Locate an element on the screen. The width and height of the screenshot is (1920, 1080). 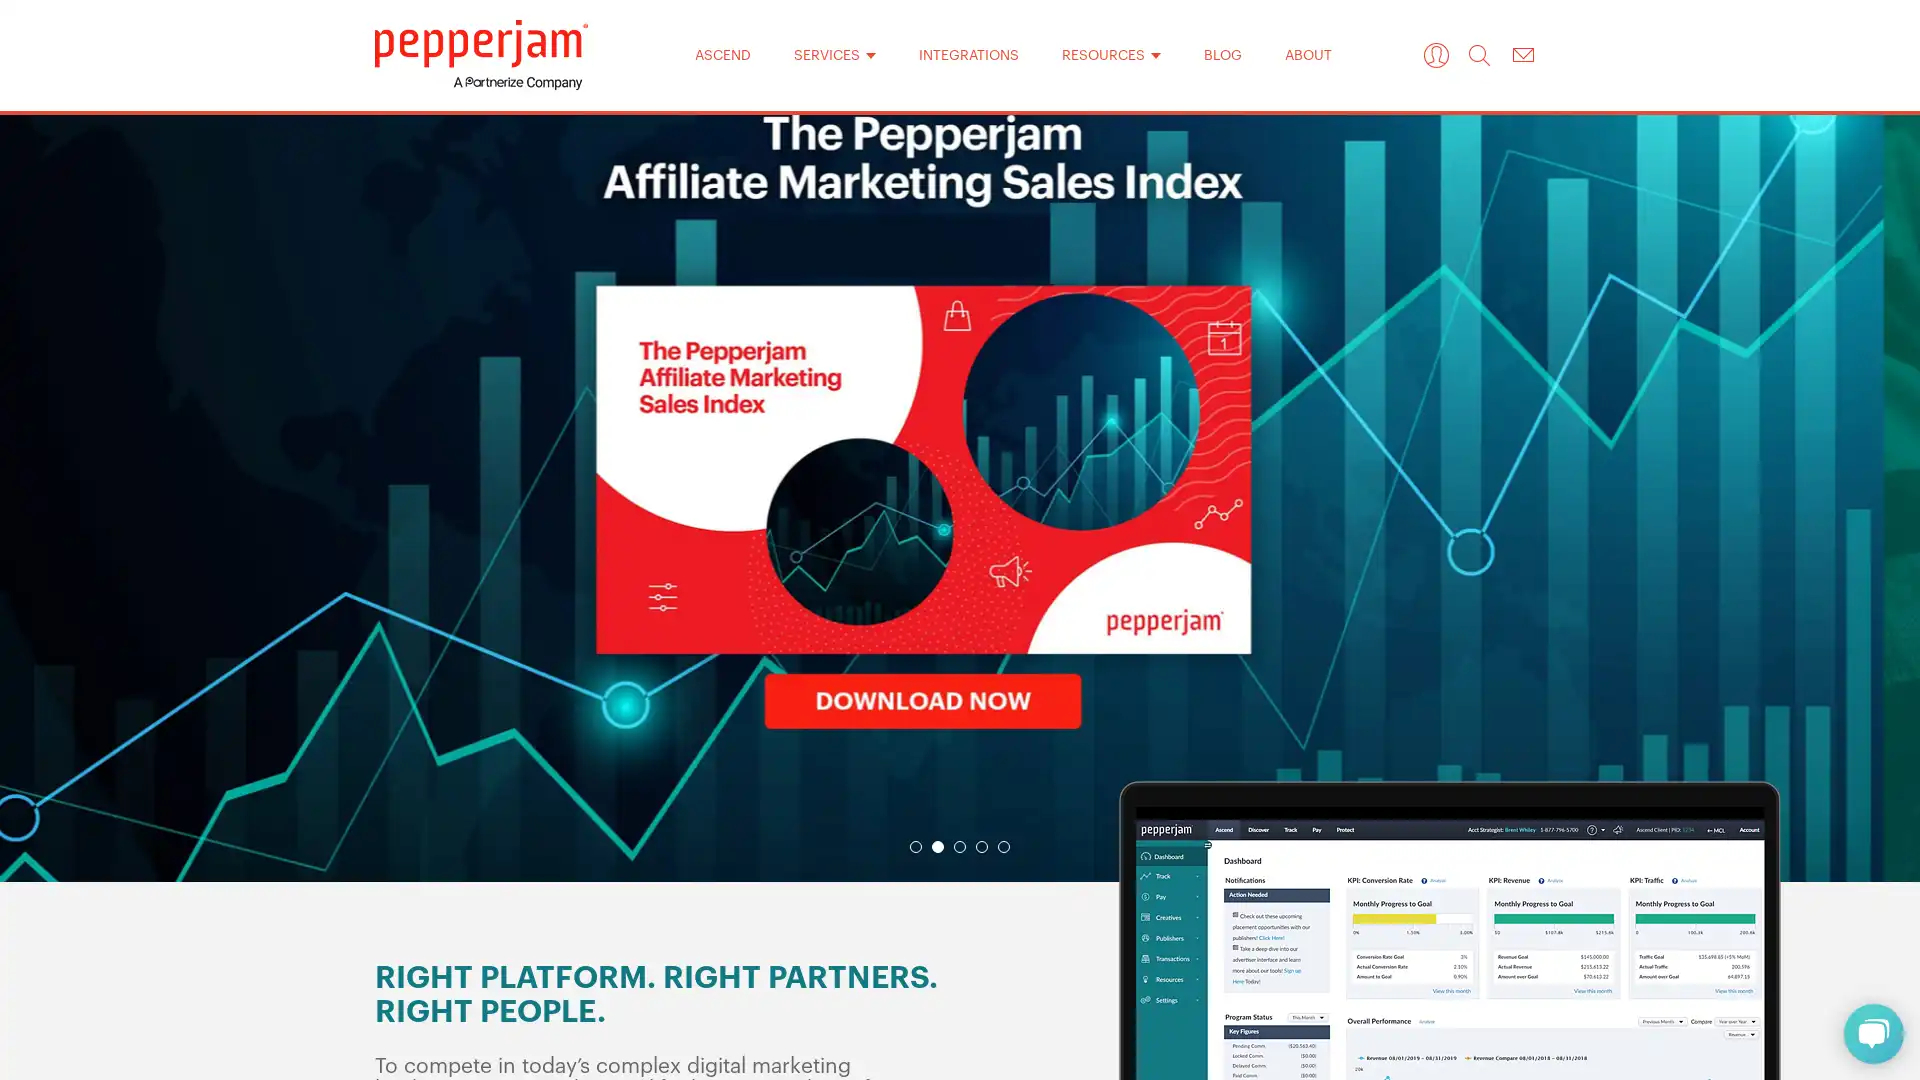
Close is located at coordinates (1218, 219).